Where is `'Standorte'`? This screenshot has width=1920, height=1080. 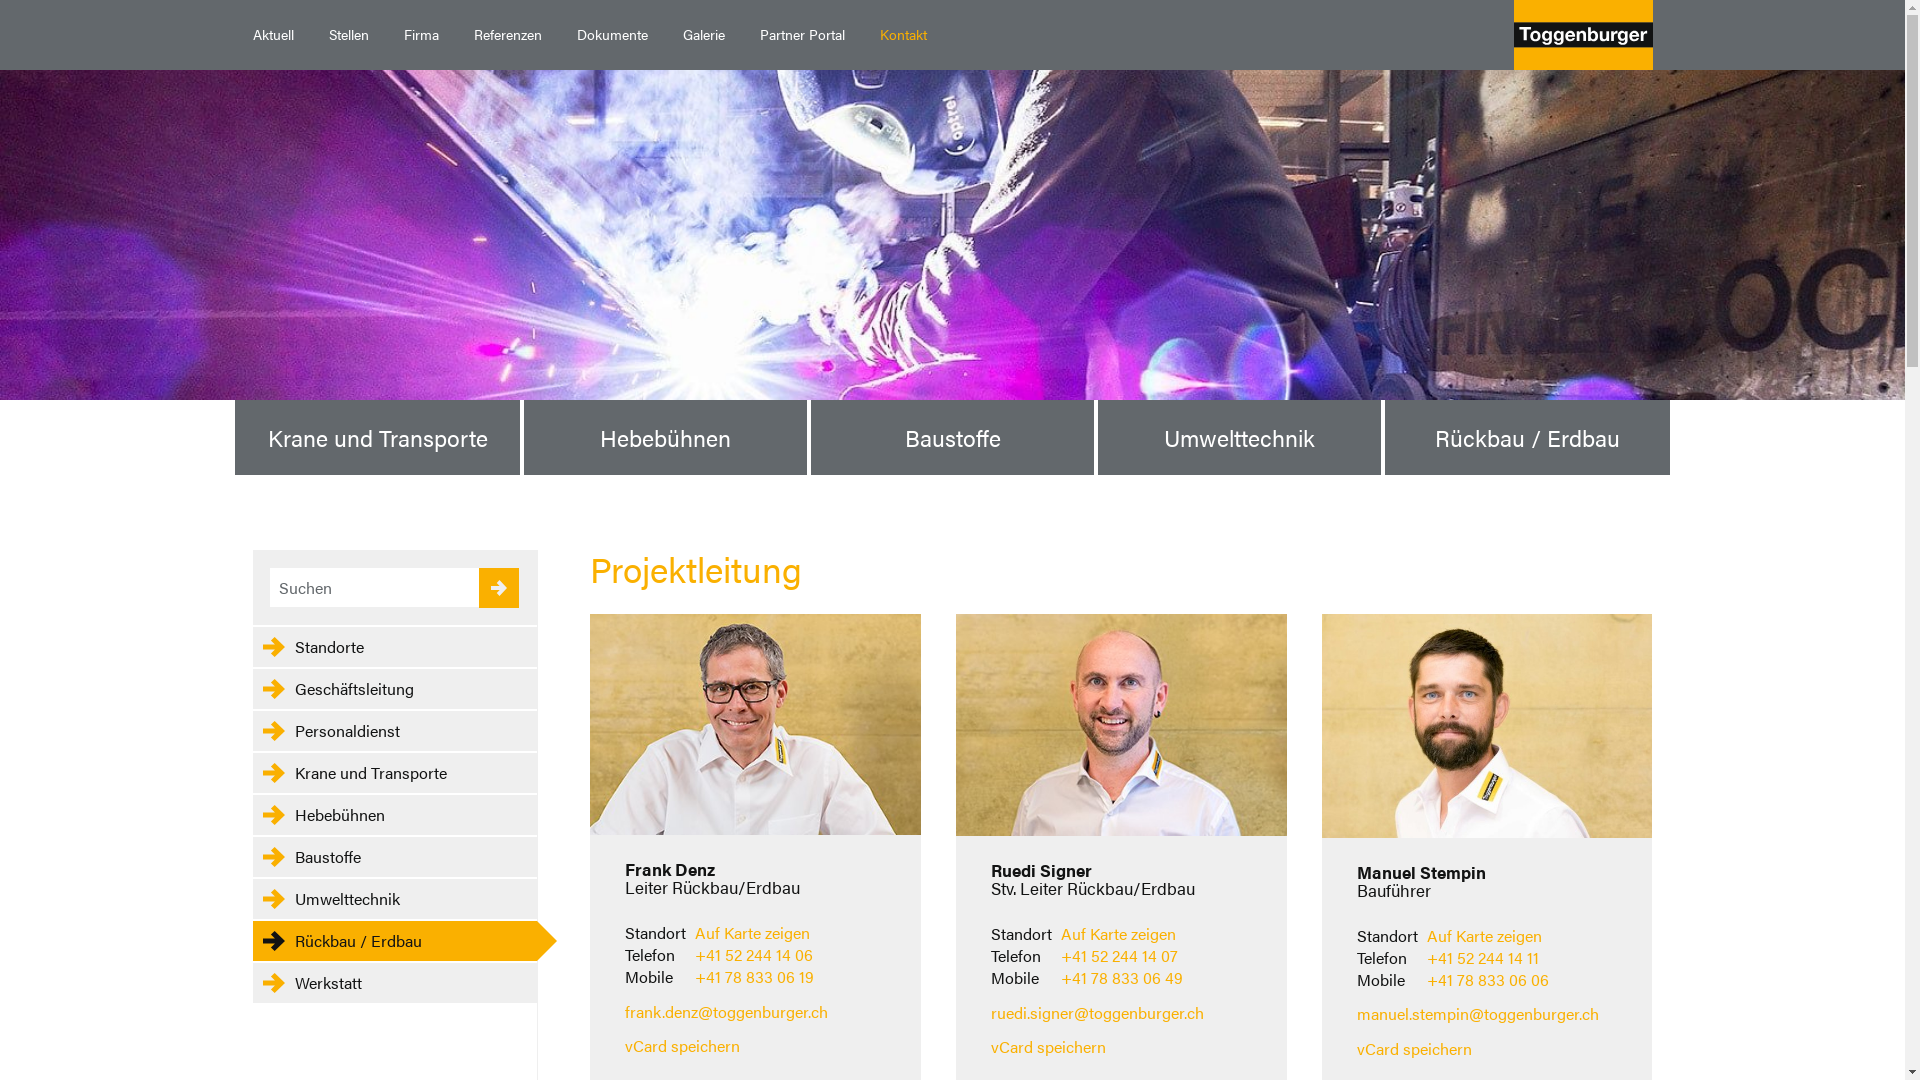 'Standorte' is located at coordinates (393, 647).